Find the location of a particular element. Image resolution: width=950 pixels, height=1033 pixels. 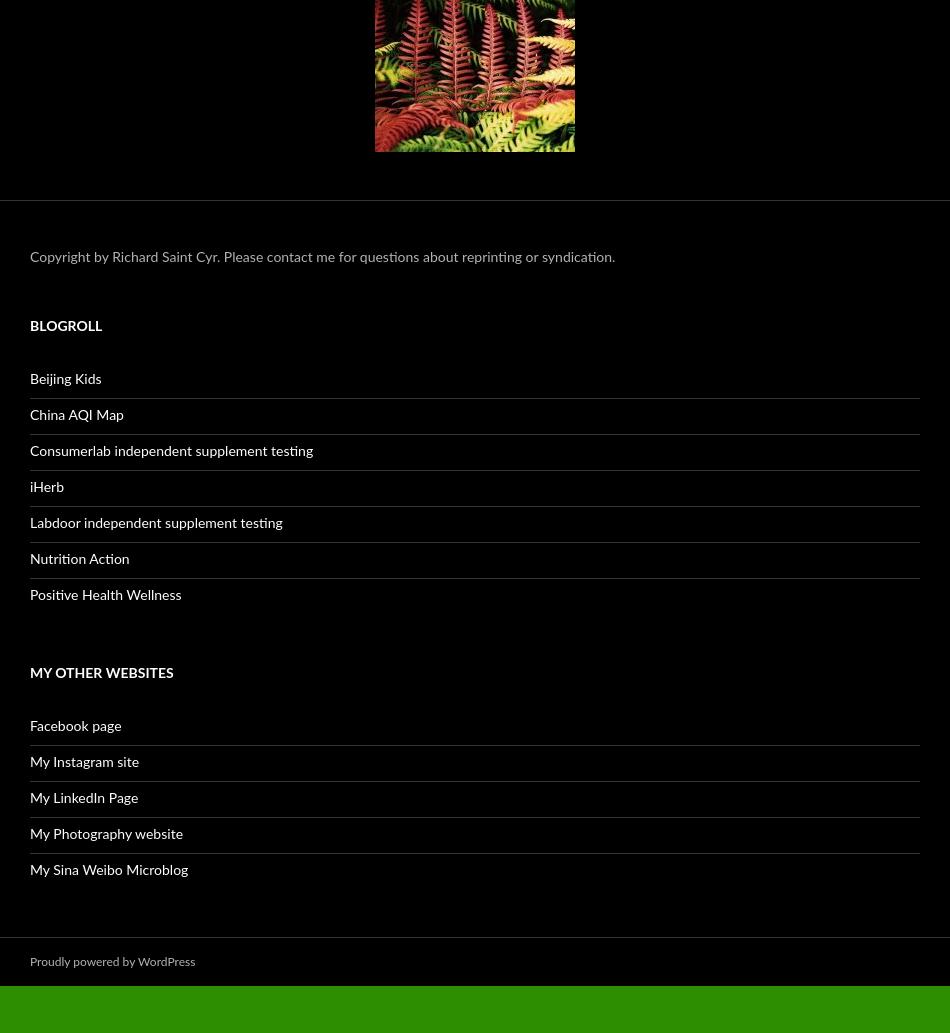

'Beijing Kids' is located at coordinates (65, 379).